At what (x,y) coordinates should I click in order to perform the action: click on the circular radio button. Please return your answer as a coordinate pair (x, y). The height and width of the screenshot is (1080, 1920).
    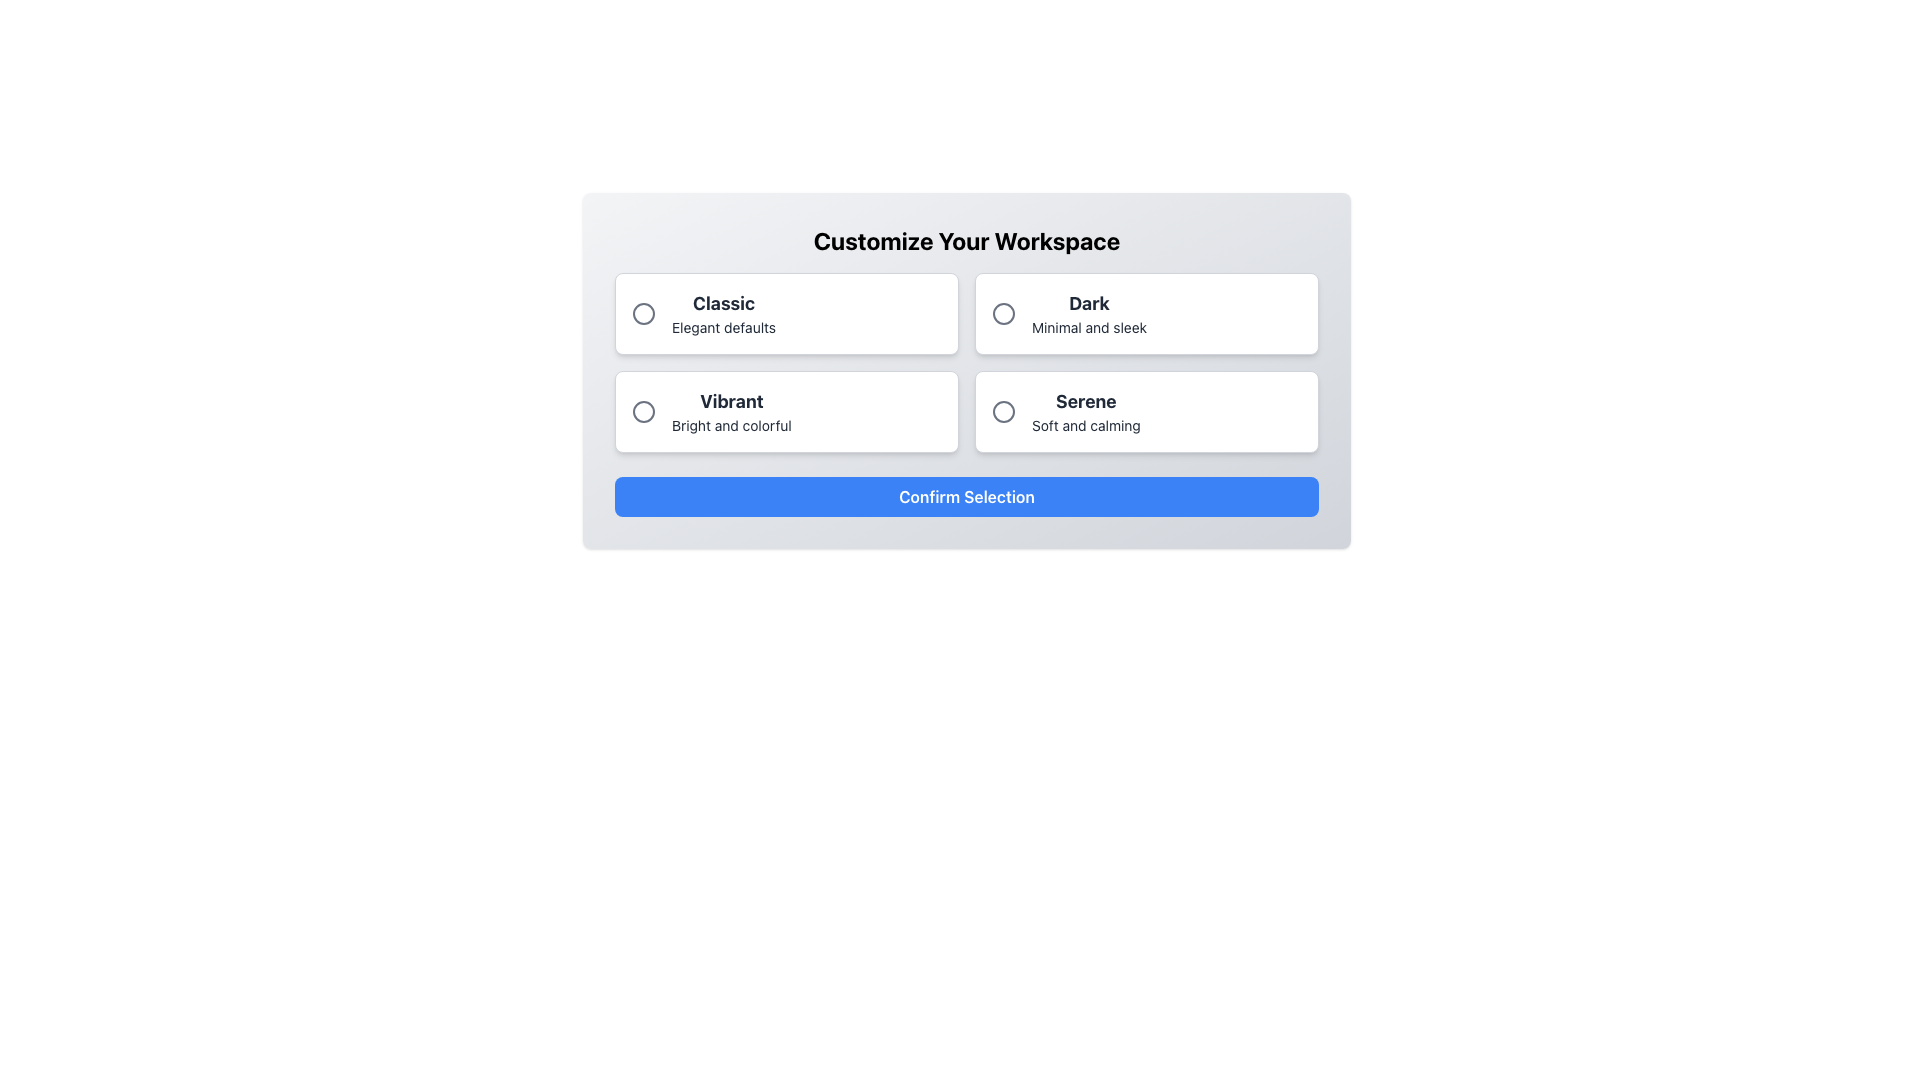
    Looking at the image, I should click on (1003, 313).